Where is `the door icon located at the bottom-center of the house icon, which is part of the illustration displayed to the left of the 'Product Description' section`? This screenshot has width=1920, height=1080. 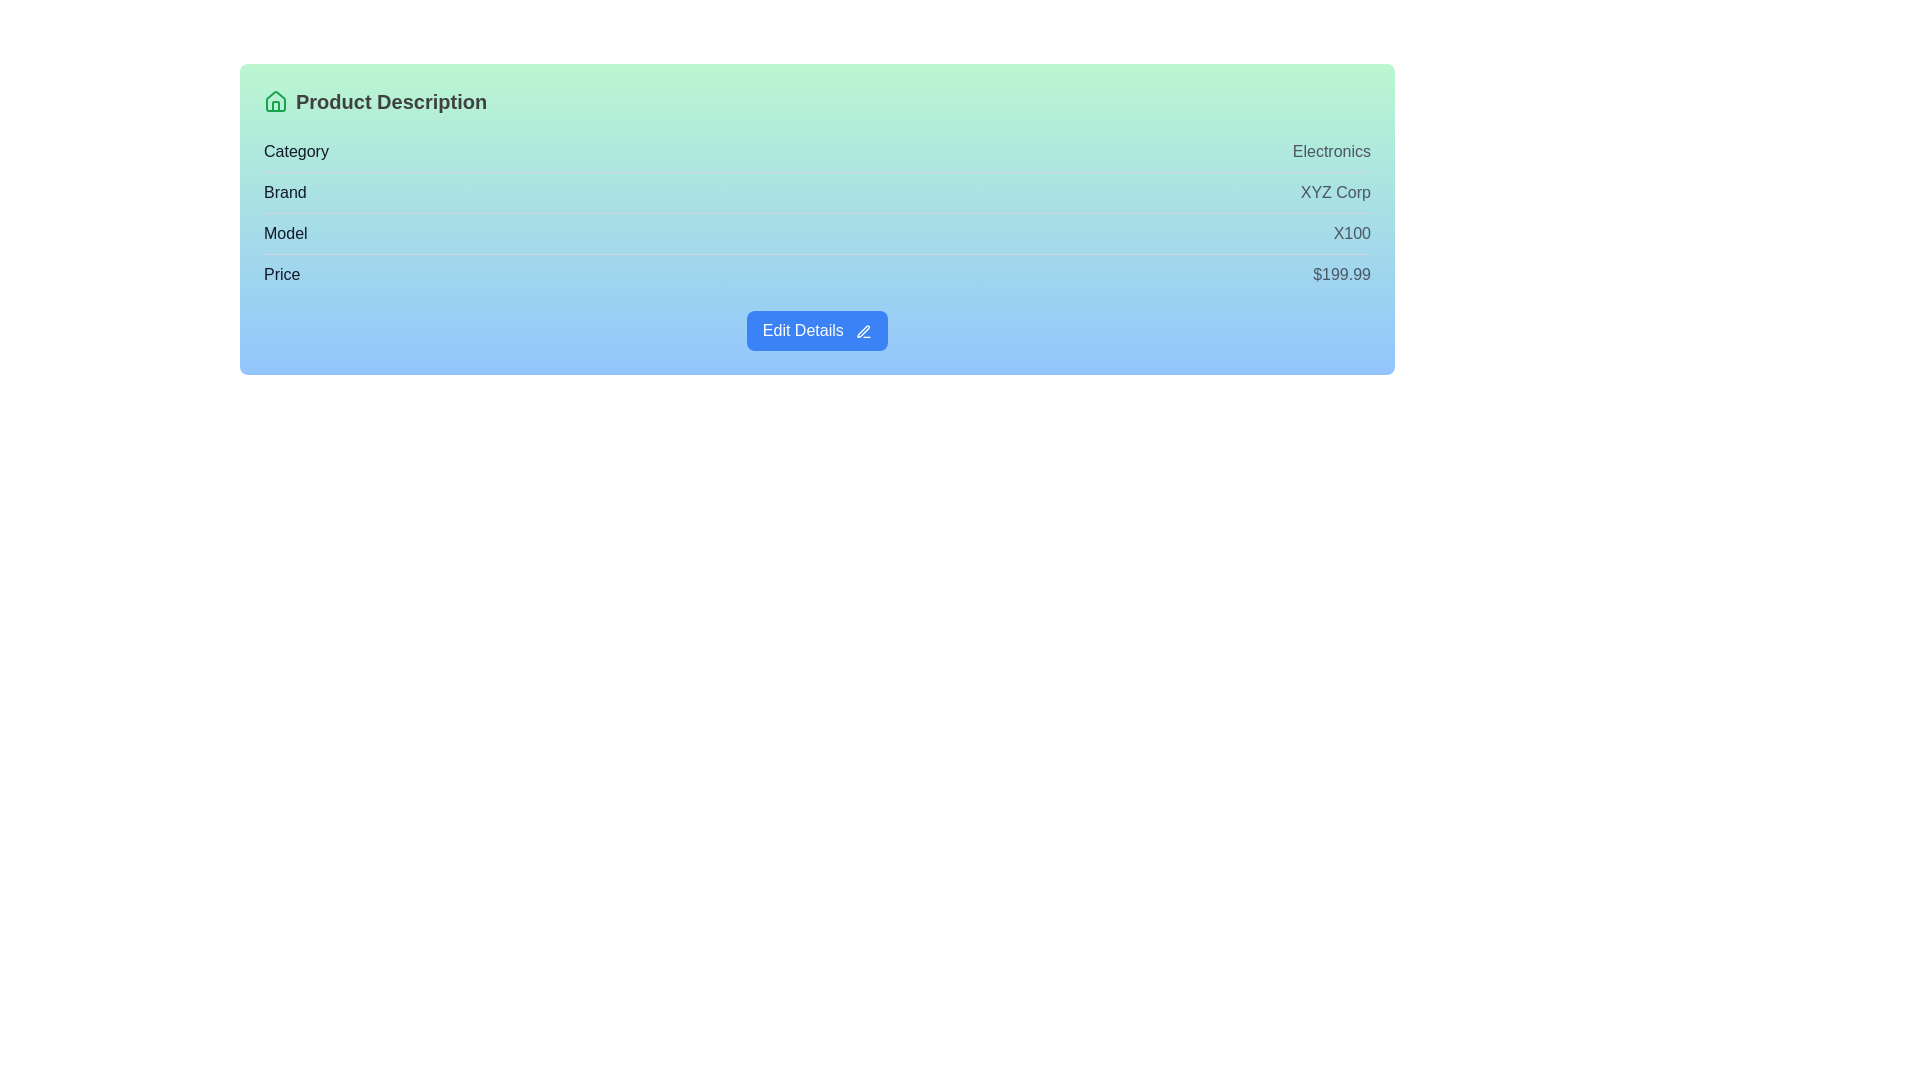
the door icon located at the bottom-center of the house icon, which is part of the illustration displayed to the left of the 'Product Description' section is located at coordinates (274, 106).